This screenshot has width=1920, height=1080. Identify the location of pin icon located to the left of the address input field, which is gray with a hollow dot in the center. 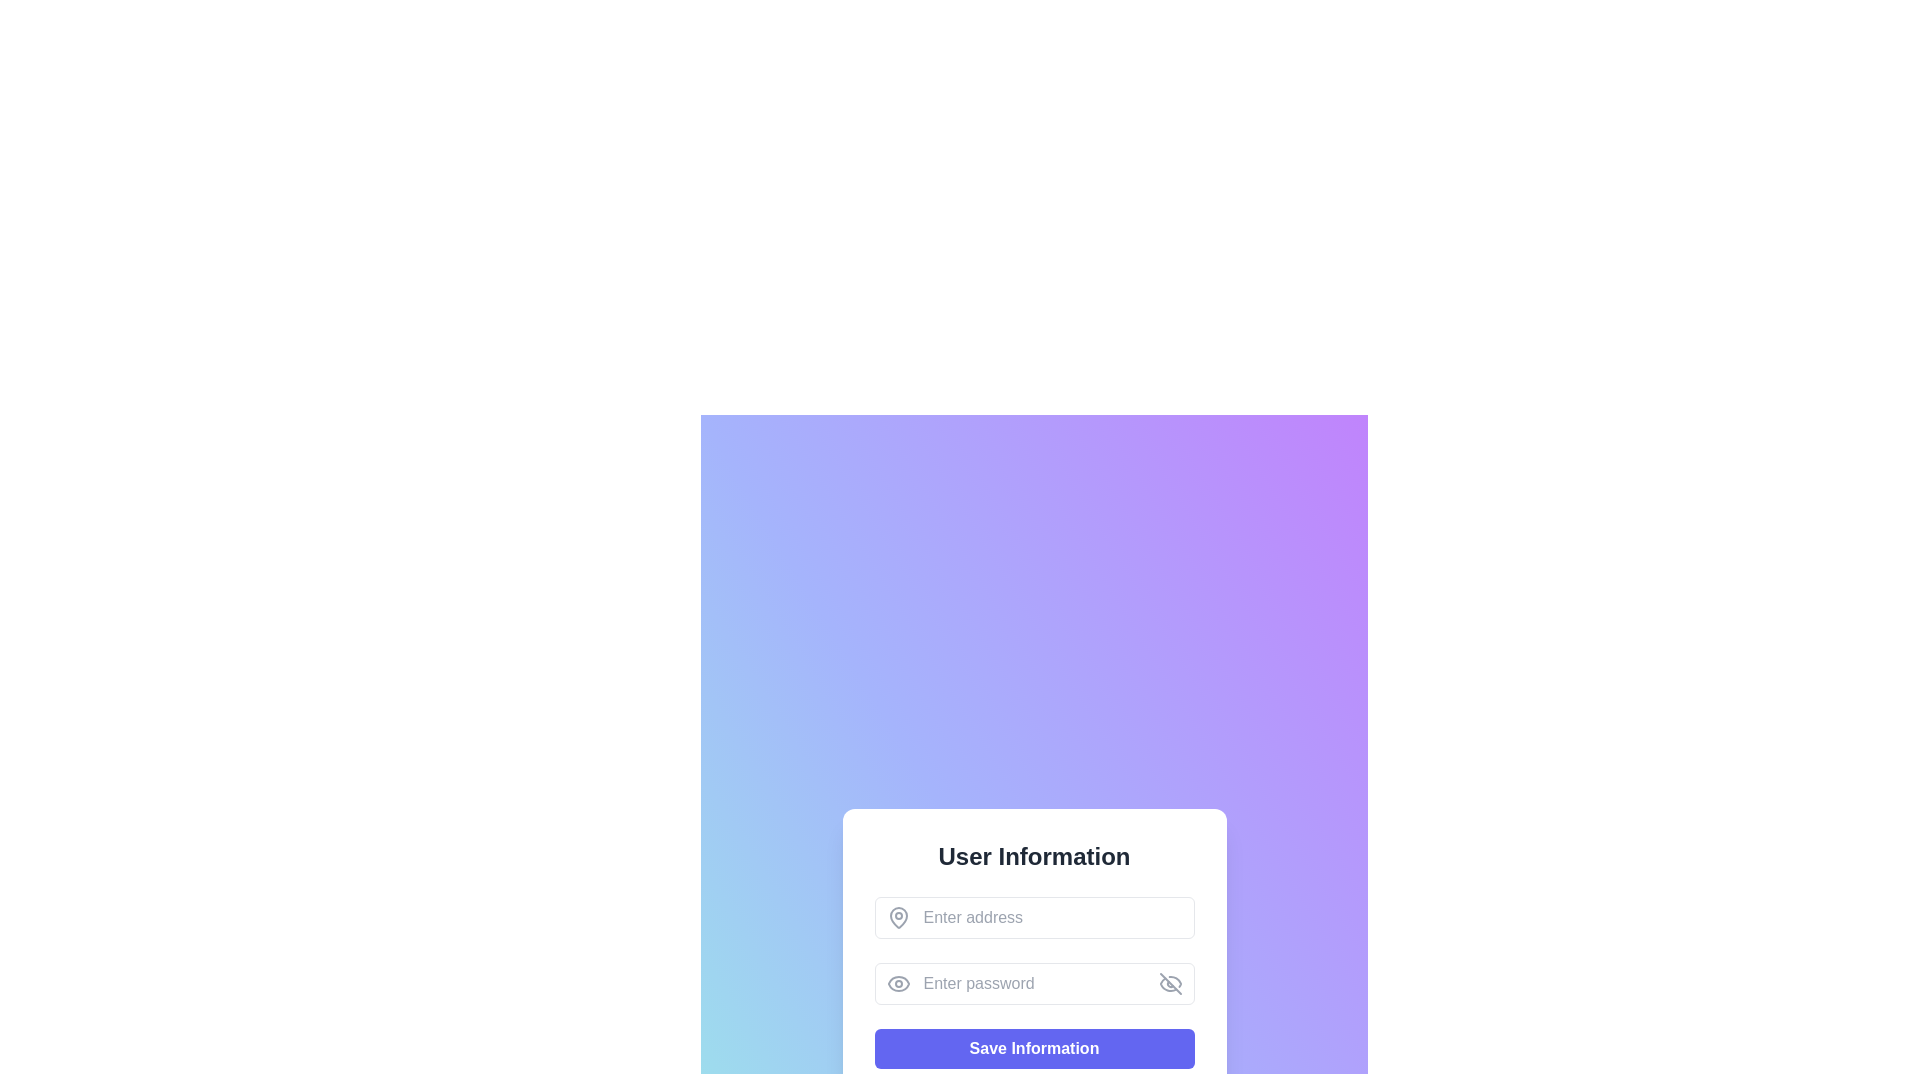
(897, 918).